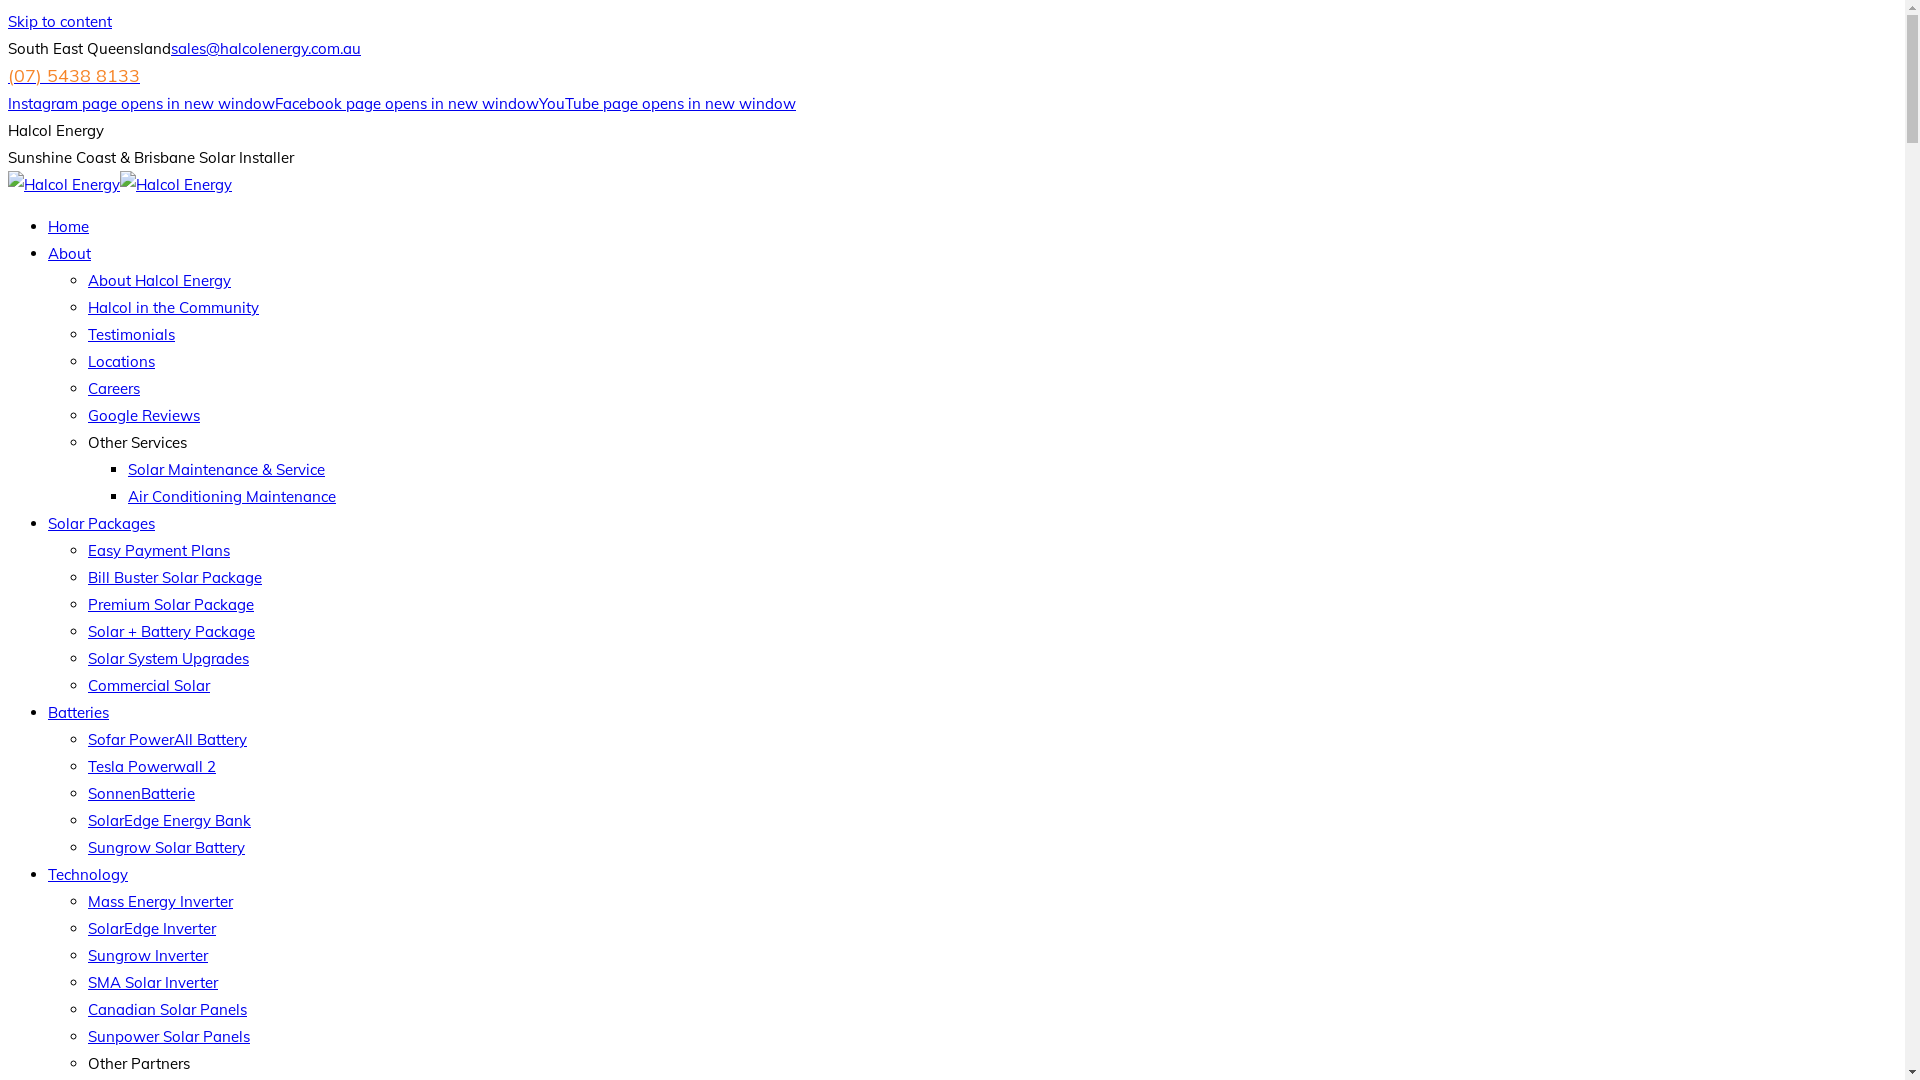 Image resolution: width=1920 pixels, height=1080 pixels. Describe the element at coordinates (140, 103) in the screenshot. I see `'Instagram page opens in new window'` at that location.